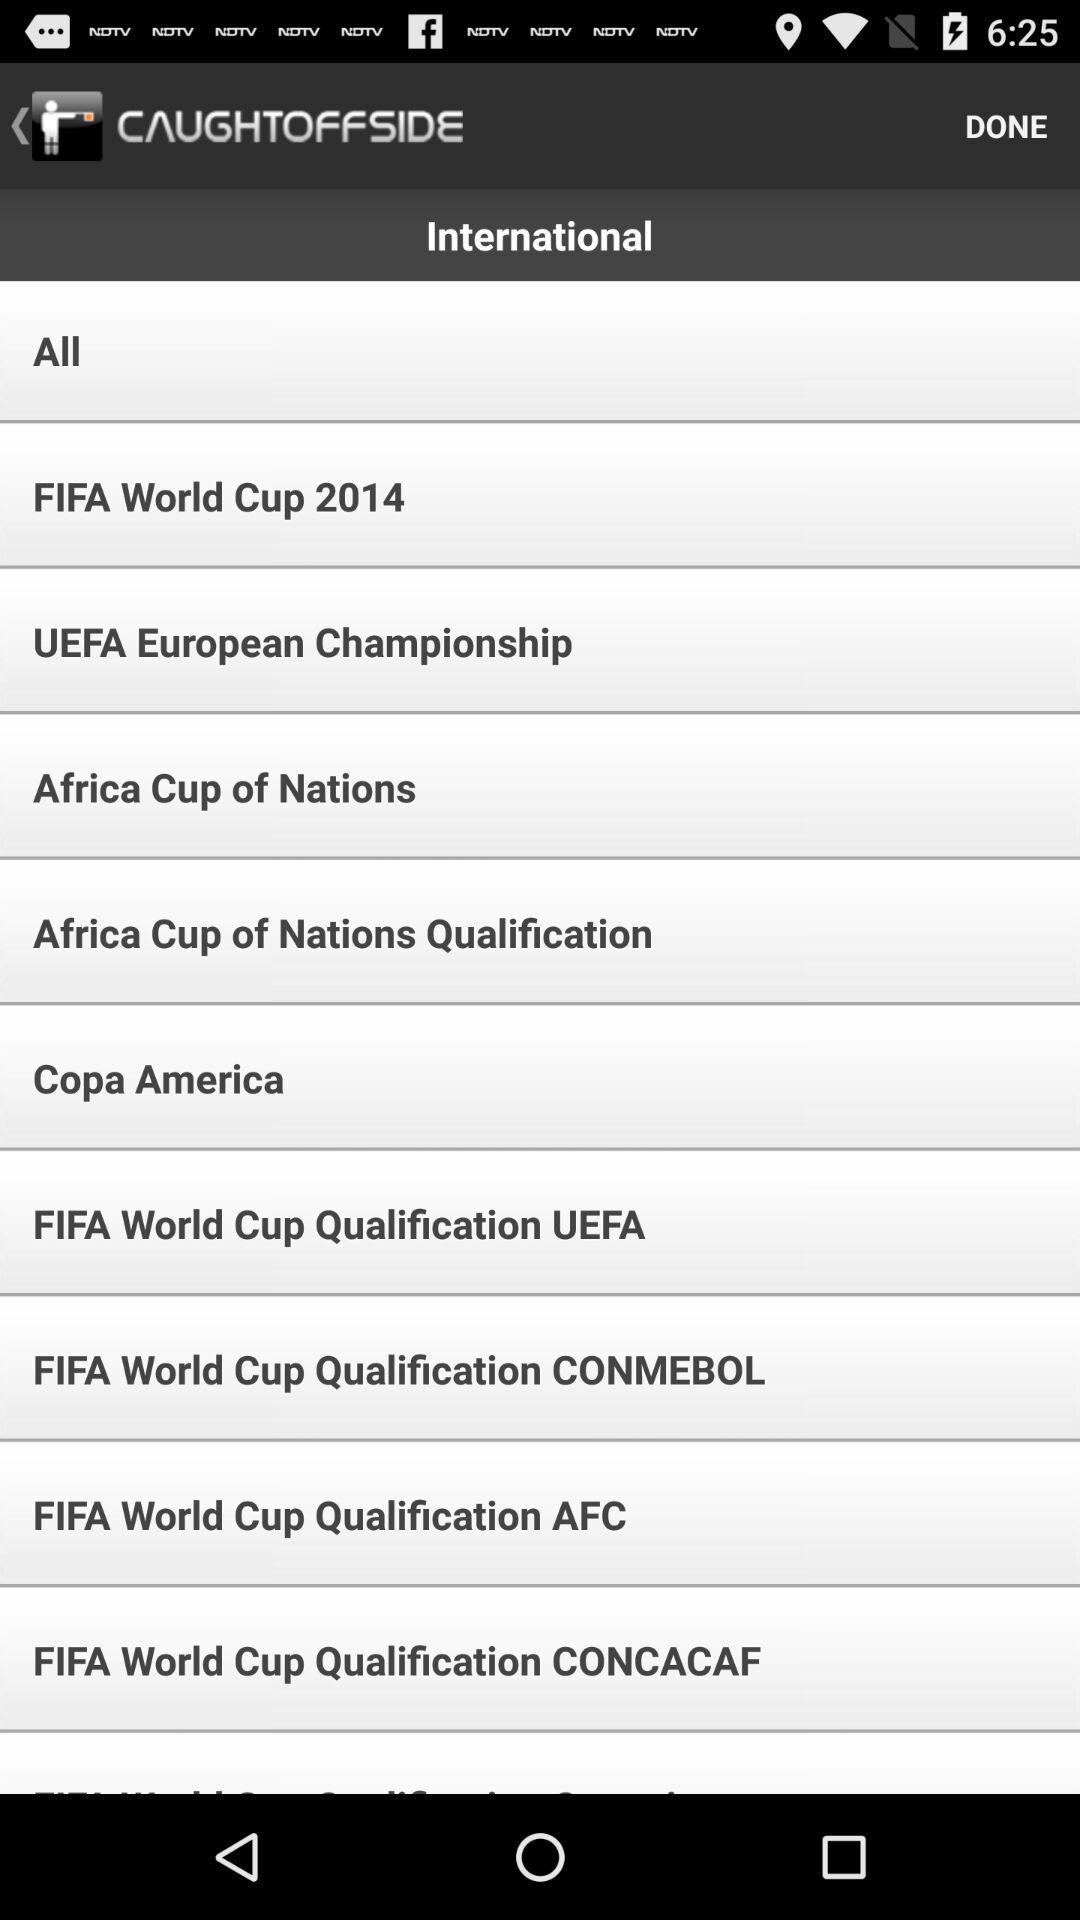 This screenshot has width=1080, height=1920. What do you see at coordinates (289, 641) in the screenshot?
I see `app below the fifa world cup item` at bounding box center [289, 641].